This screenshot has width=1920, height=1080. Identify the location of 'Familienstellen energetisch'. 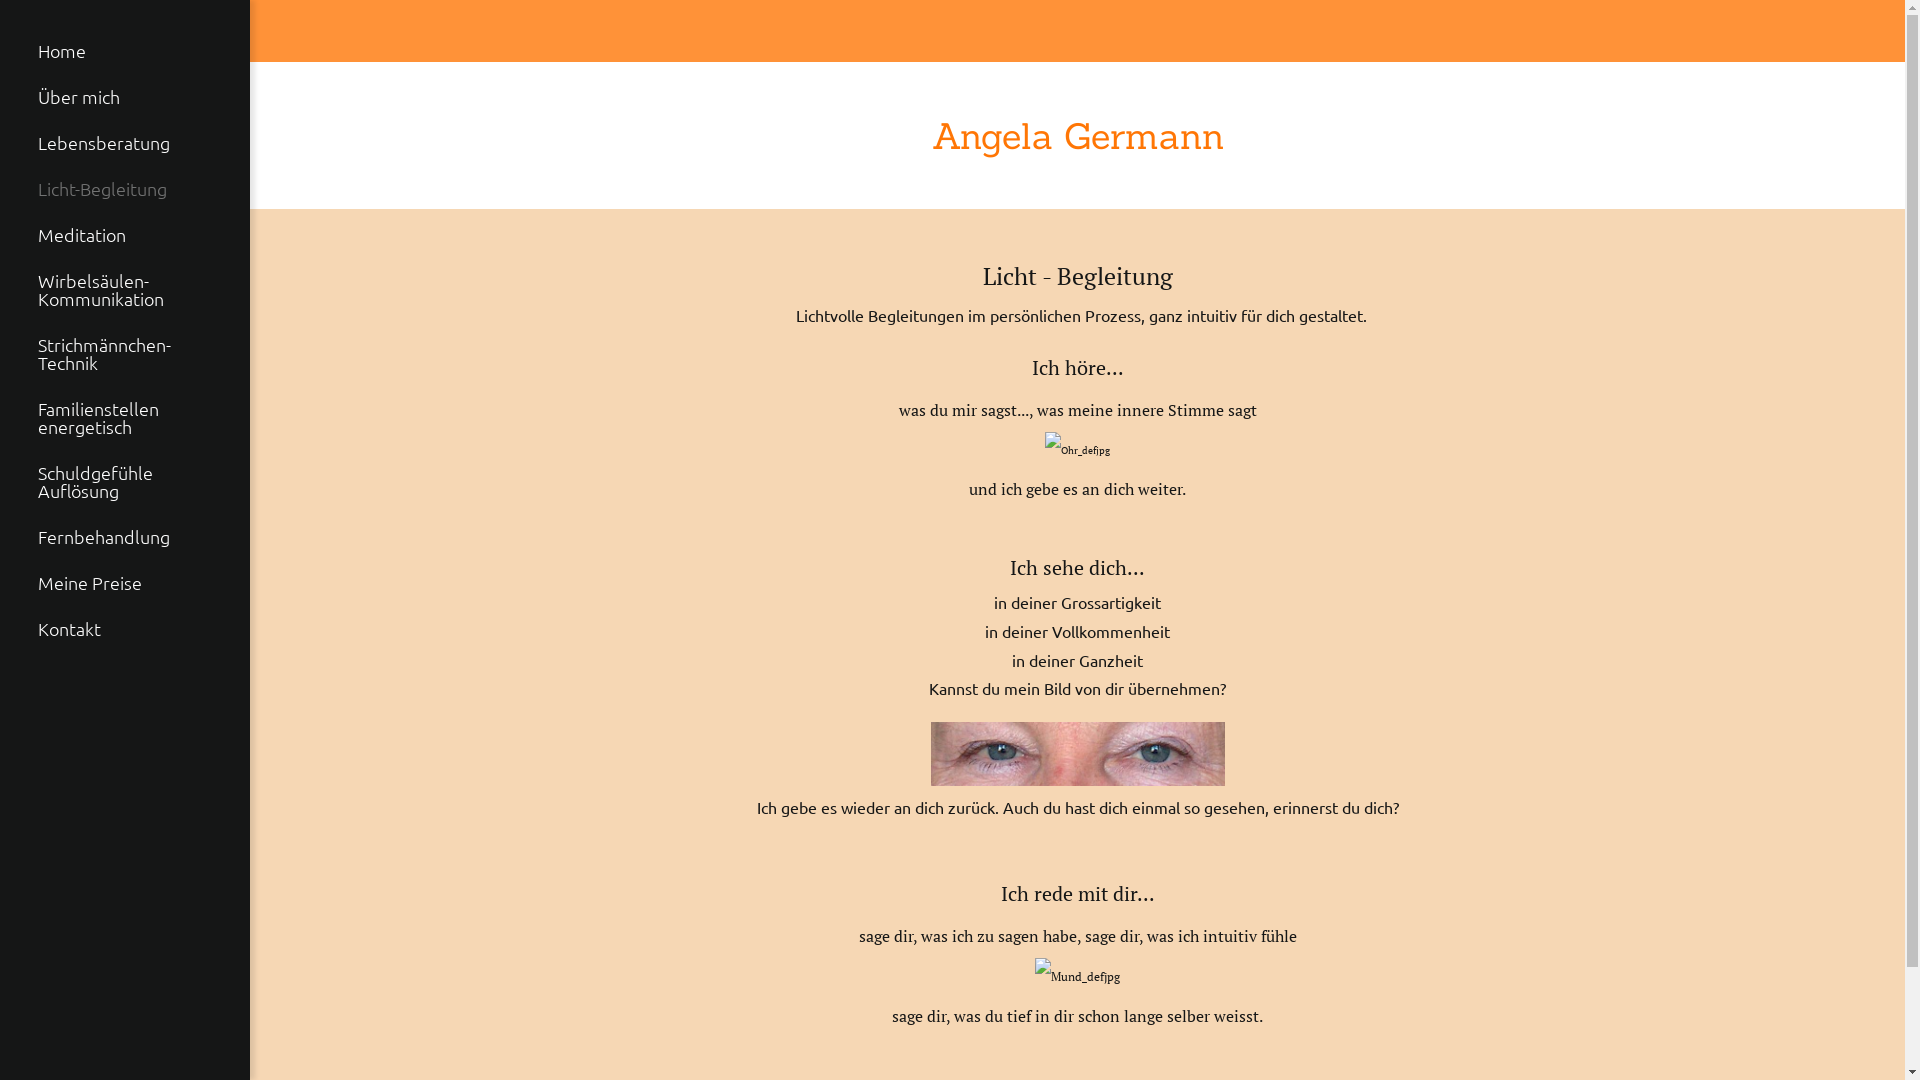
(123, 416).